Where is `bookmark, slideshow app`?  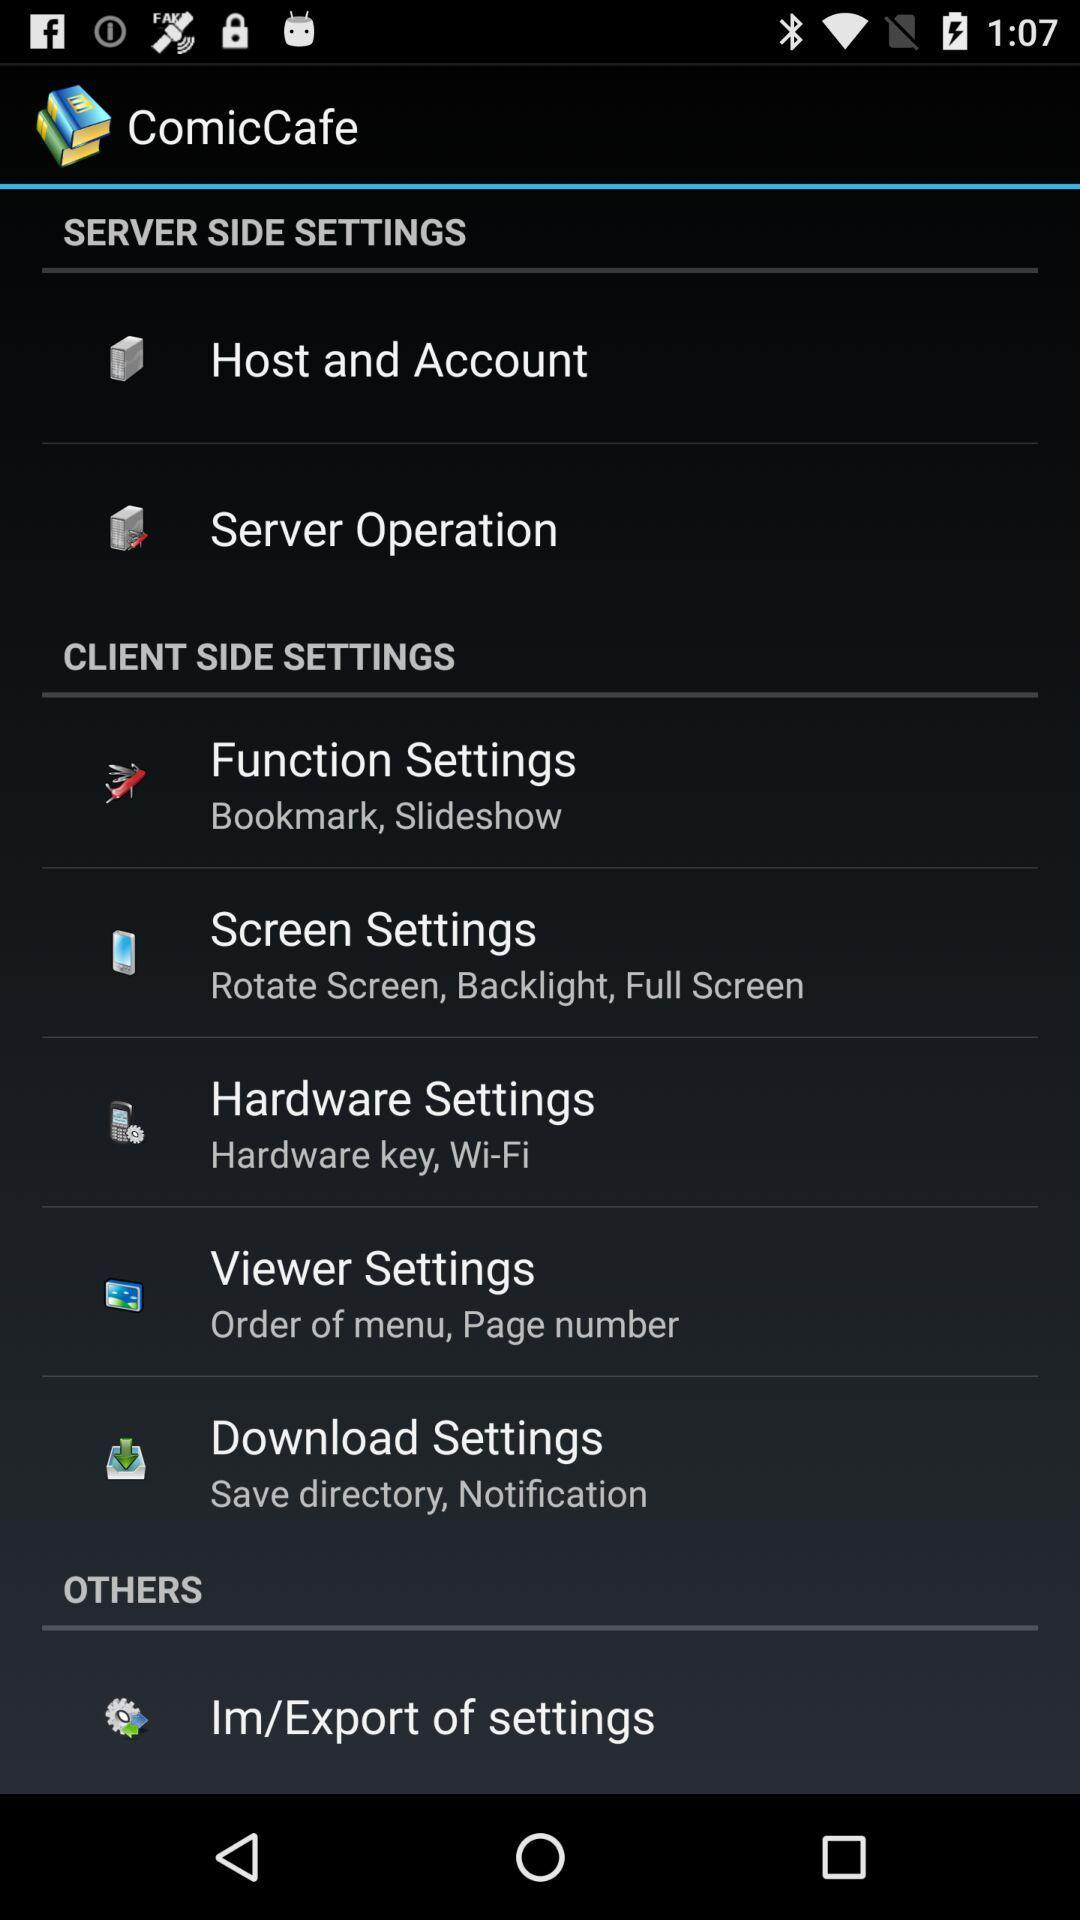 bookmark, slideshow app is located at coordinates (386, 814).